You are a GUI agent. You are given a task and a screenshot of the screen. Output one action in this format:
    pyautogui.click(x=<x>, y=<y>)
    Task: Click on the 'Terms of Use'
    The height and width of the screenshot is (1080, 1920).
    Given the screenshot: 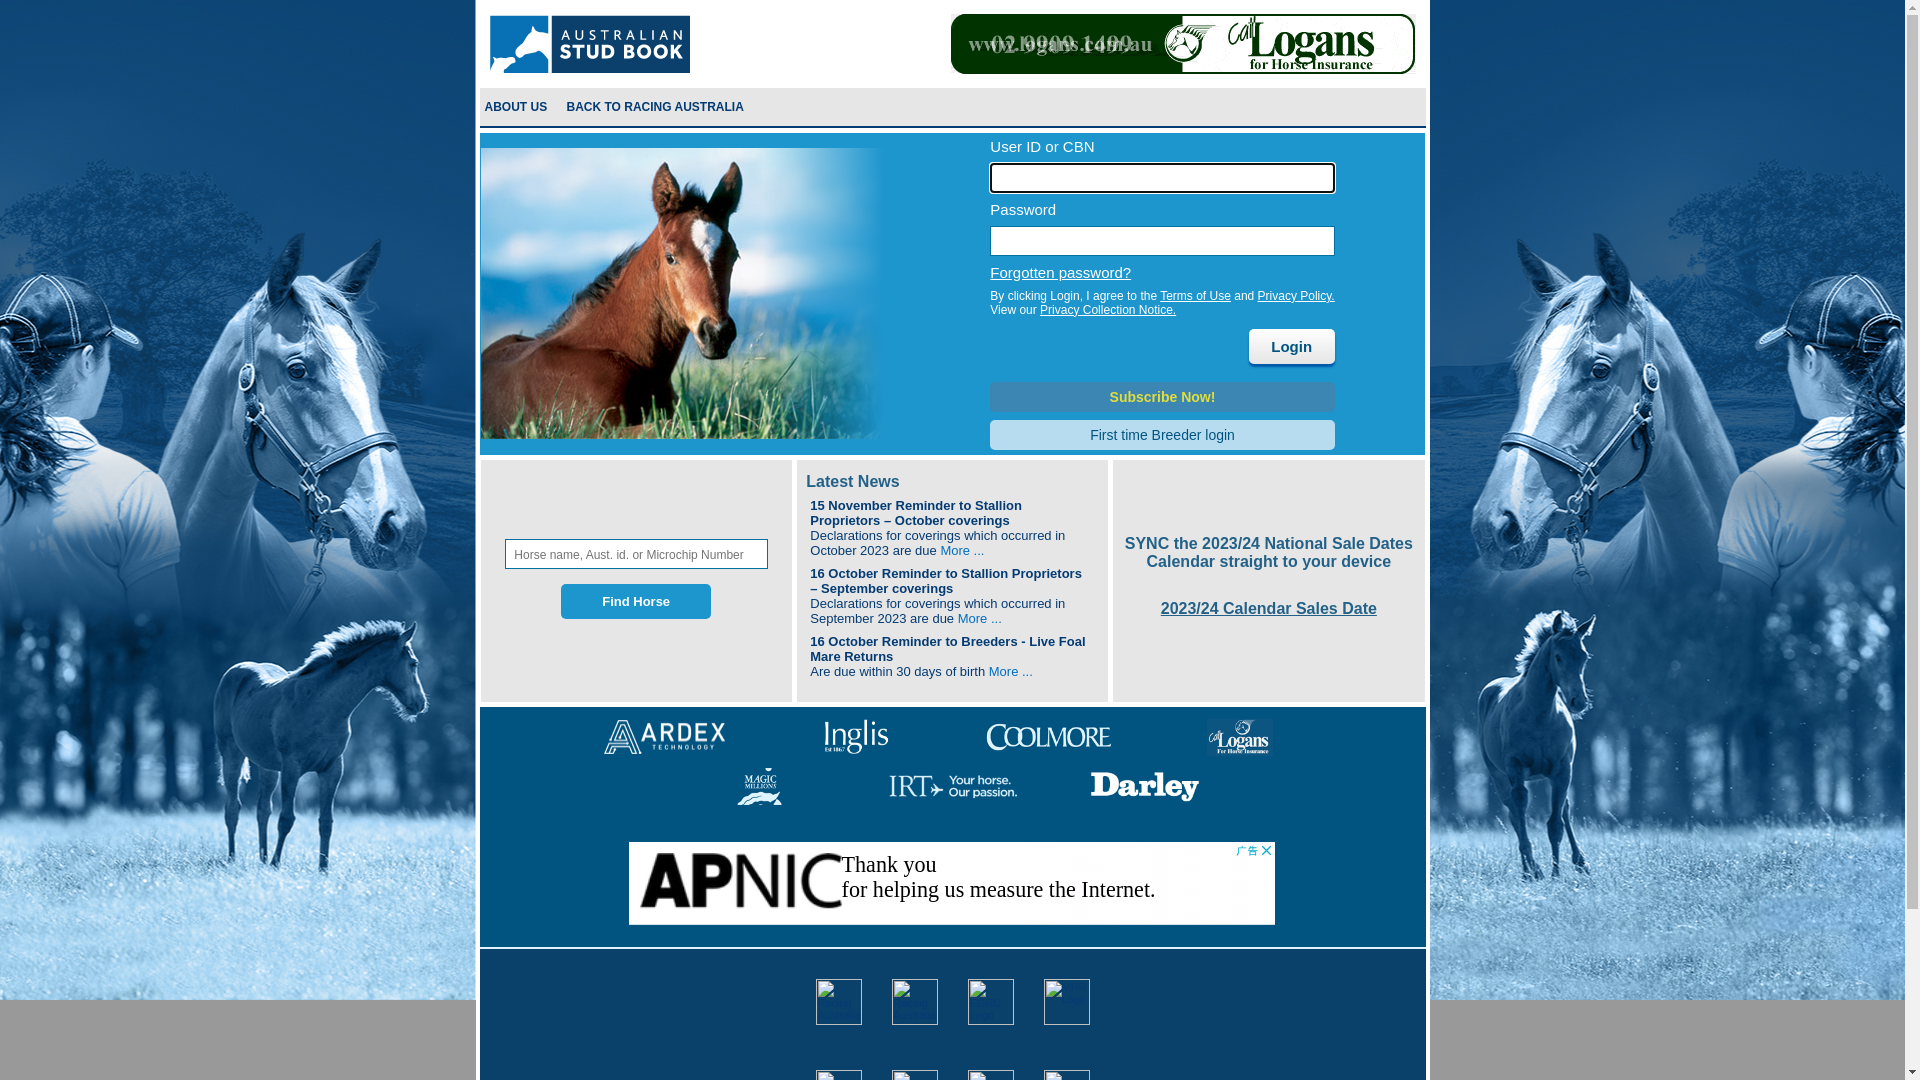 What is the action you would take?
    pyautogui.click(x=1195, y=296)
    